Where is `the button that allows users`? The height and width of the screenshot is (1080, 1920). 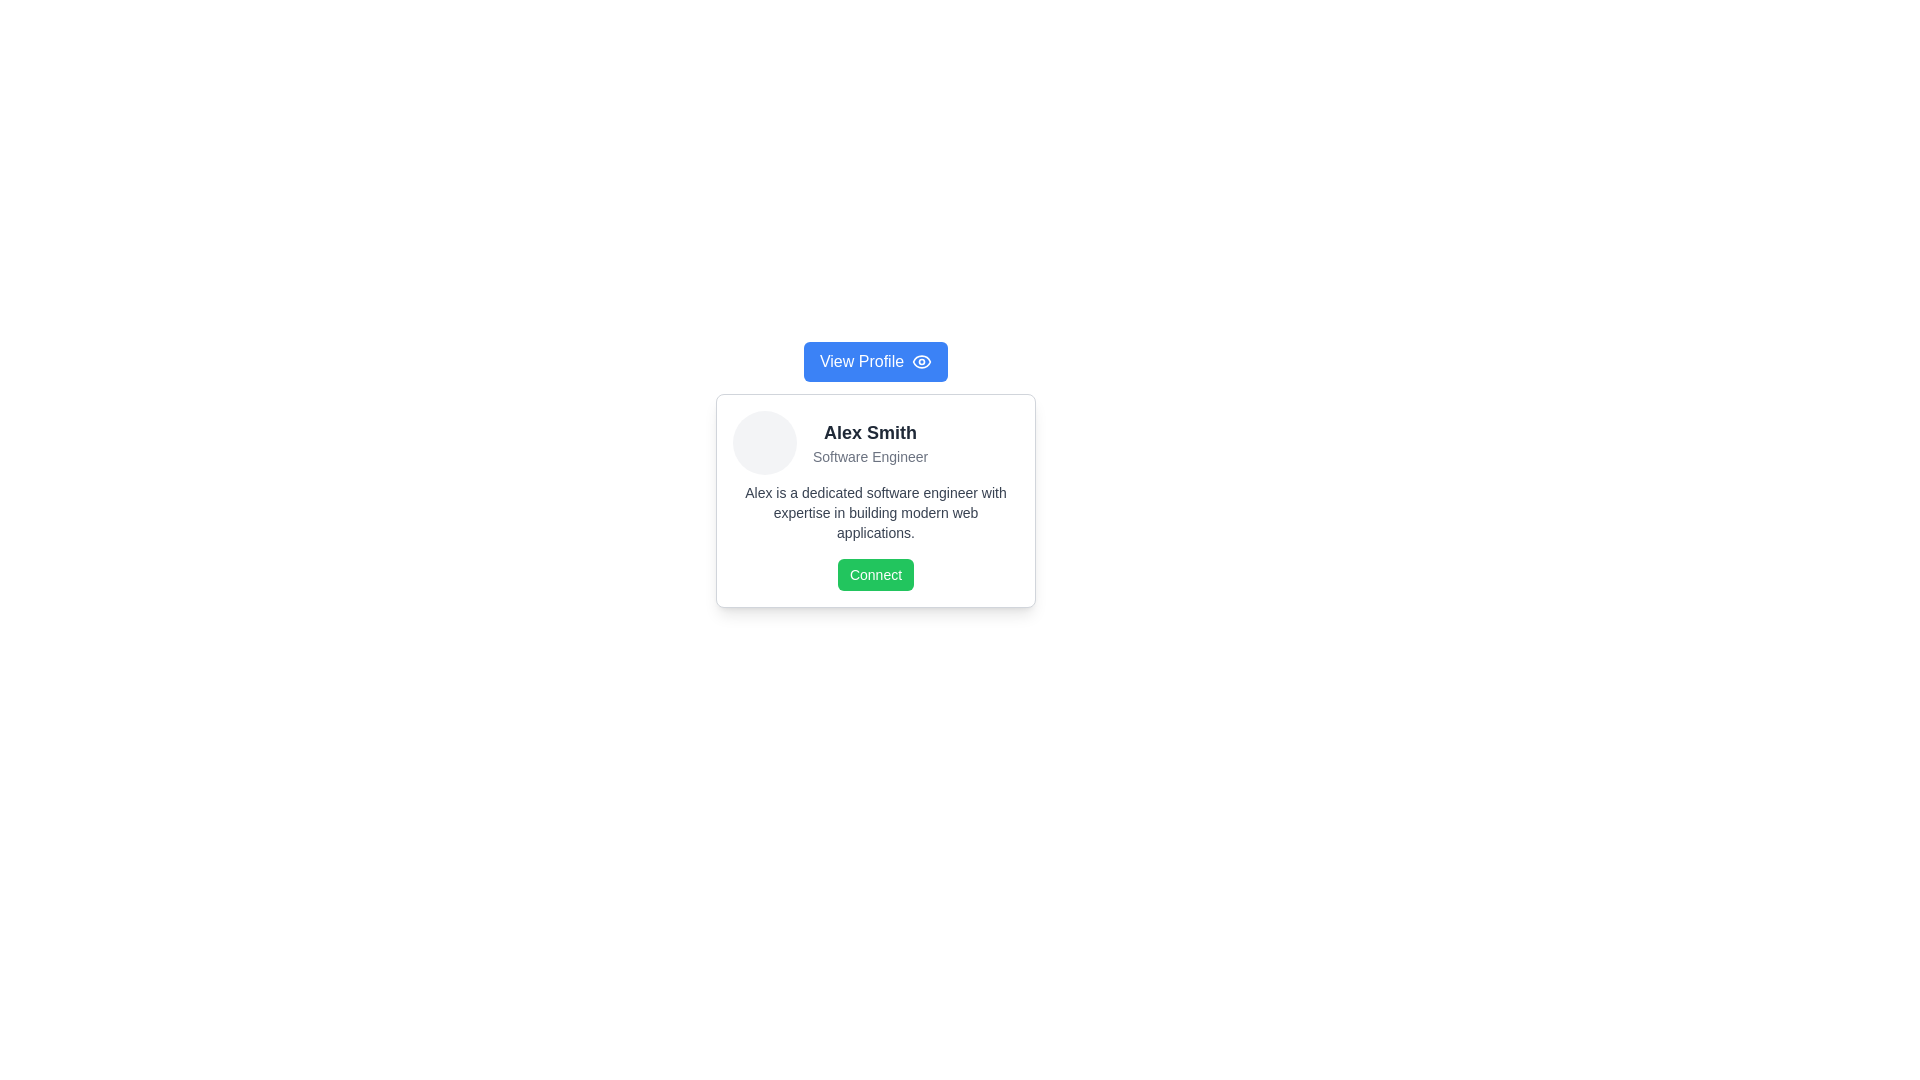
the button that allows users is located at coordinates (875, 362).